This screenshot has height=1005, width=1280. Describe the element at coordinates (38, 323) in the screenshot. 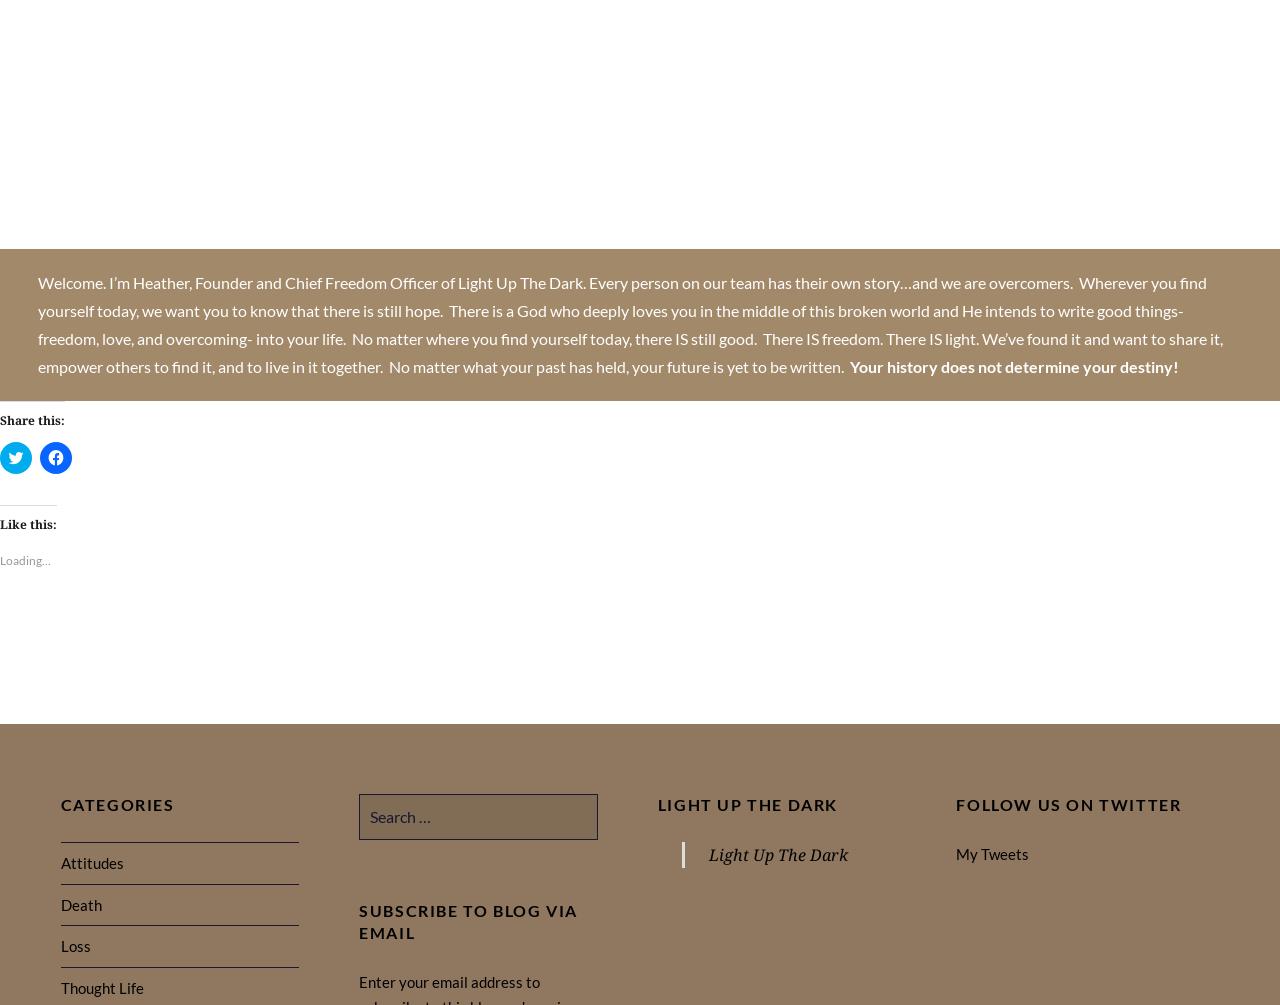

I see `'Welcome. I’m Heather, Founder and Chief Freedom Officer of Light Up The Dark. Every person on our team has their own story…and we are overcomers.  Wherever you find yourself today, we want you to know that there is still hope.  There is a God who deeply loves you in the middle of this broken world and He intends to write good things- freedom, love, and overcoming- into your life.  No matter where you find yourself today, there IS still good.  There IS freedom. There IS light. We’ve found it and want to share it, empower others to find it, and to live in it together.  No matter what your past has held, your future is yet to be written.'` at that location.